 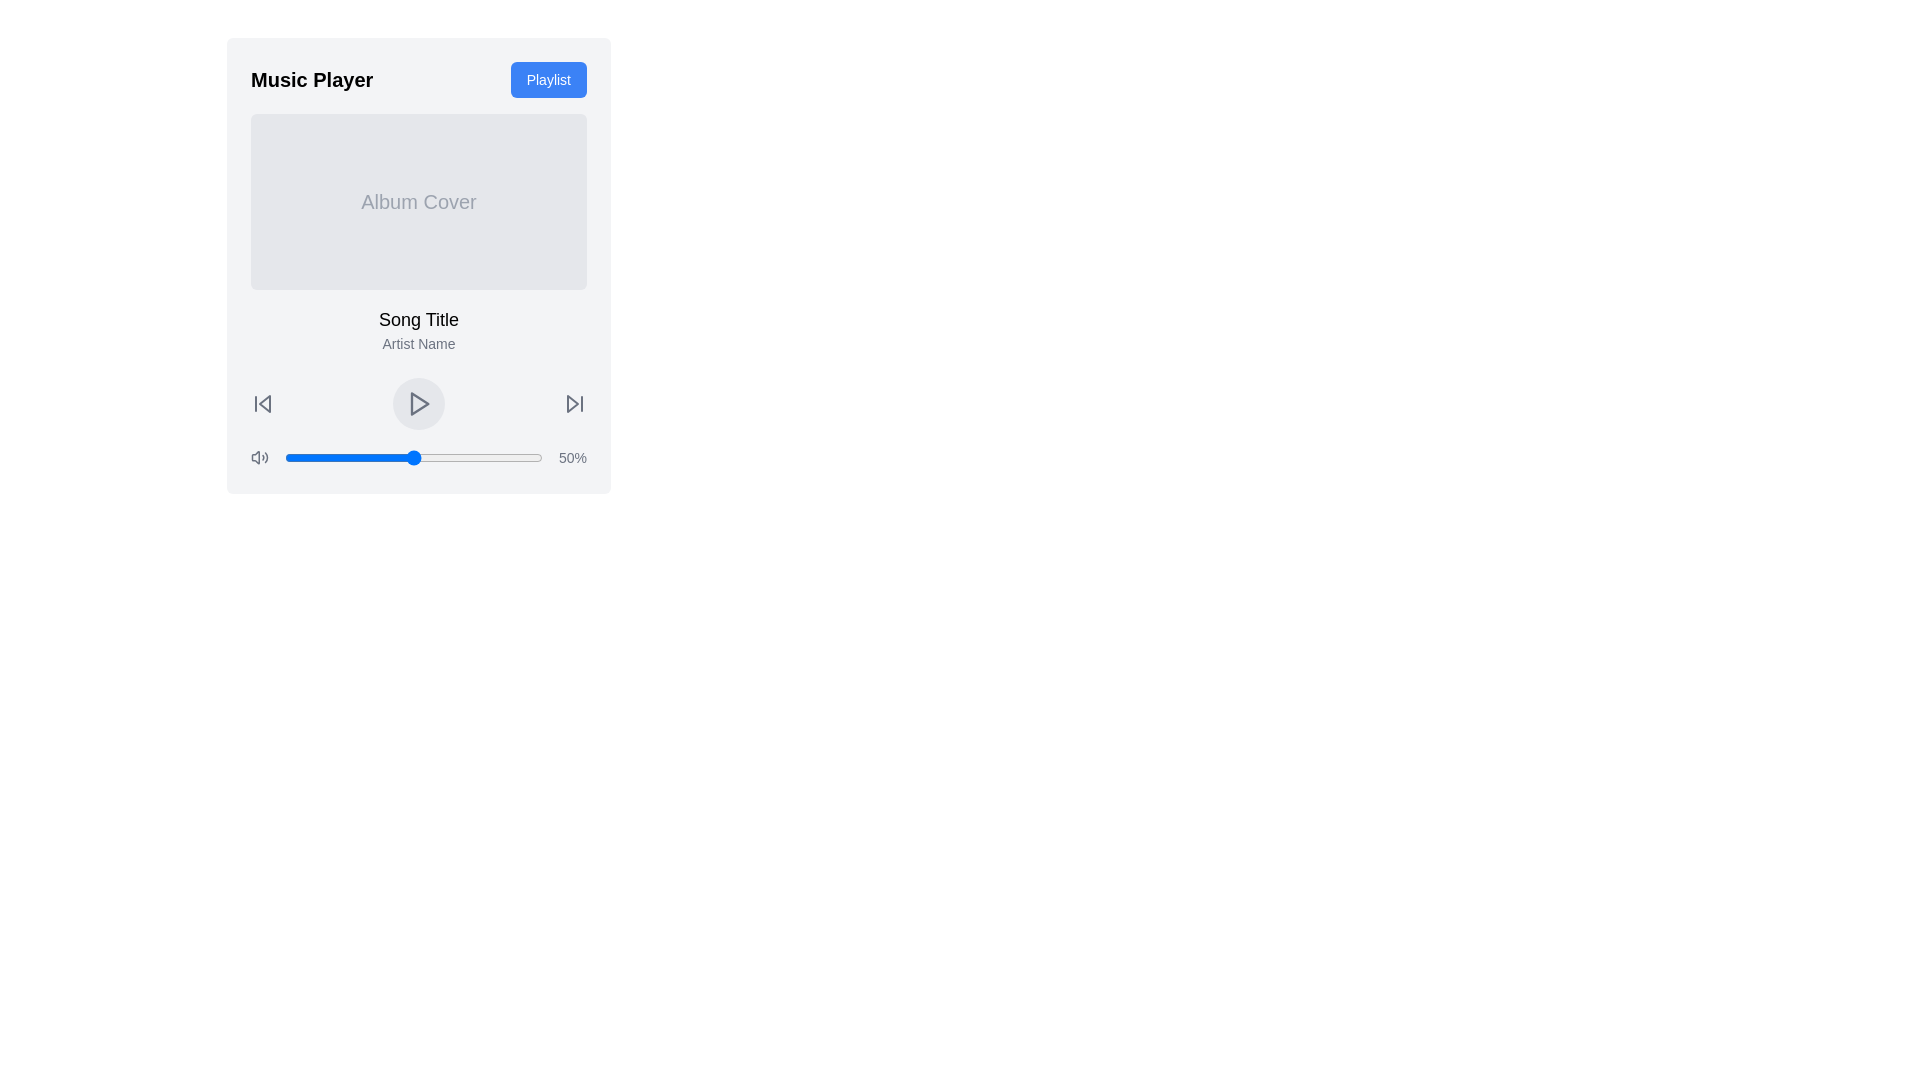 I want to click on the visual appearance of the skip-backward button icon located on the left side of the music player UI, positioned near the bottom-left corner of the control area, so click(x=263, y=404).